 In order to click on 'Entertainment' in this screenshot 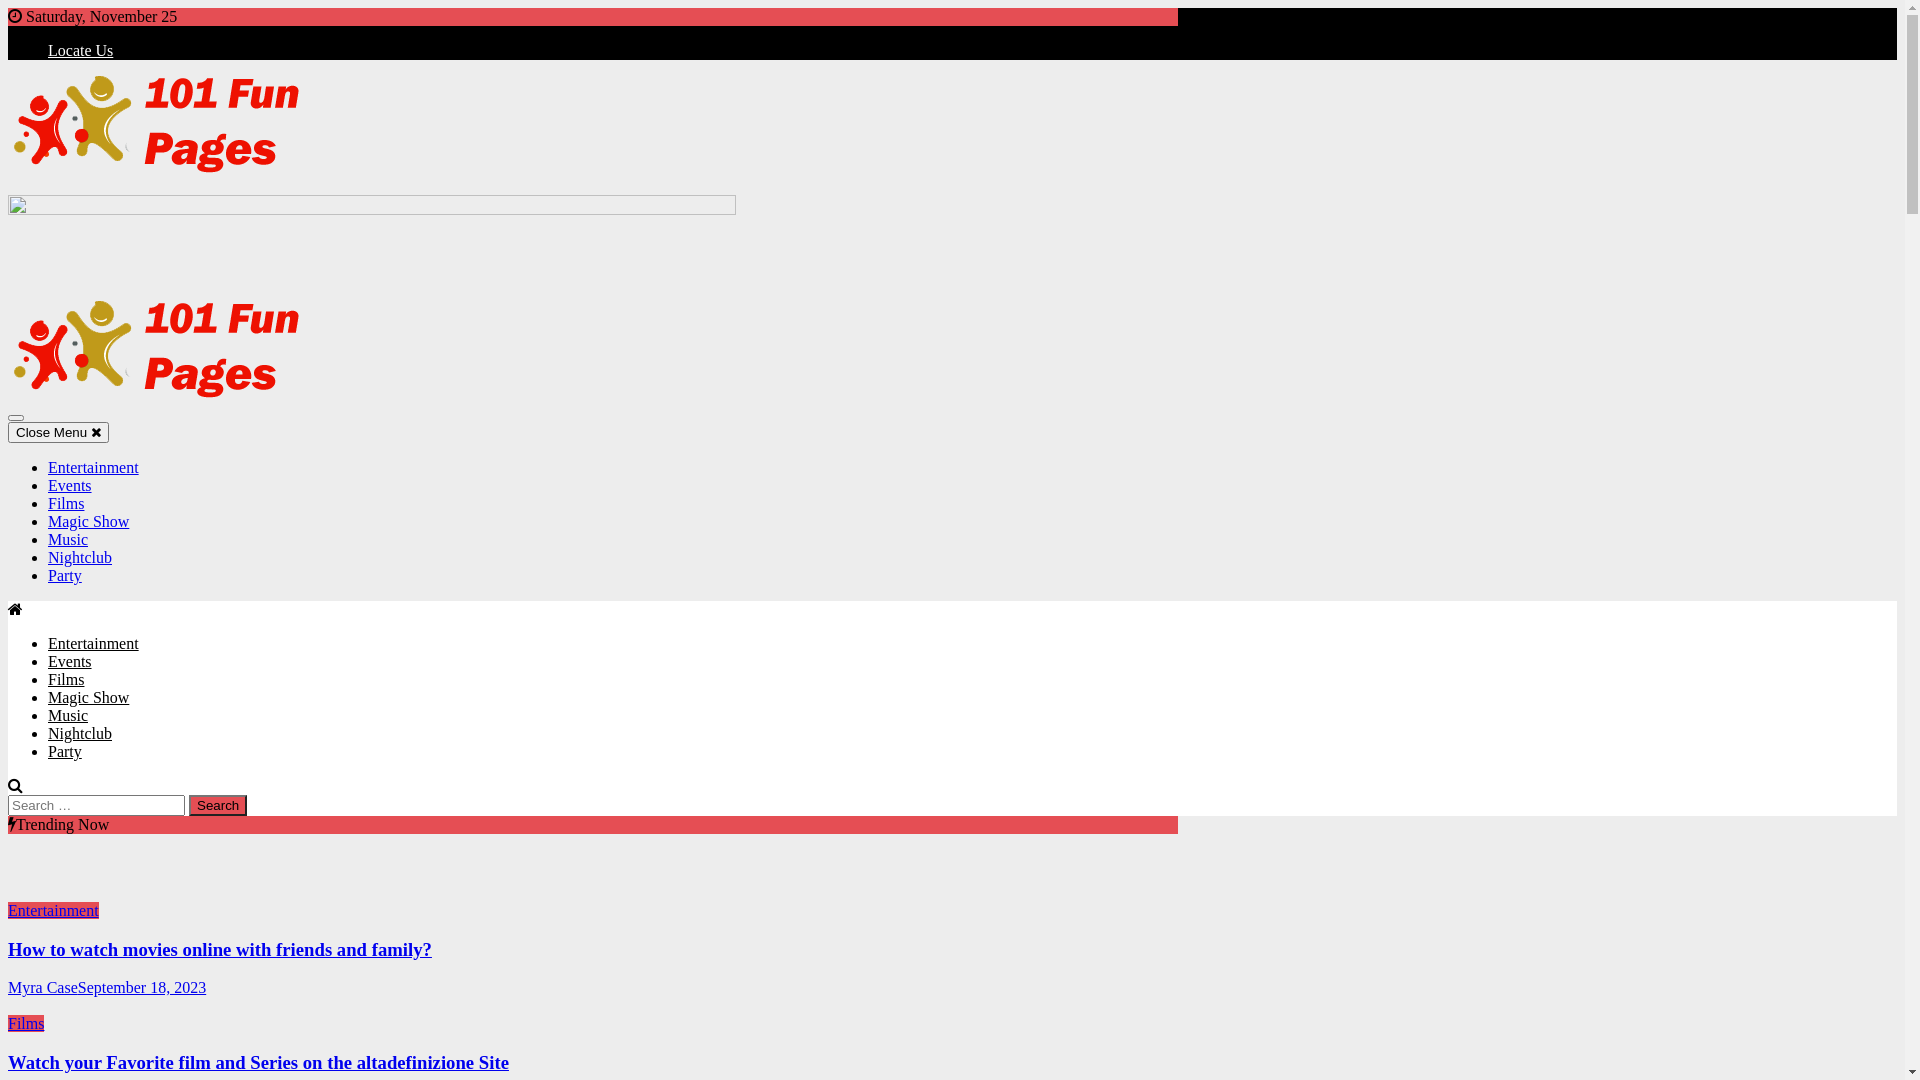, I will do `click(92, 643)`.